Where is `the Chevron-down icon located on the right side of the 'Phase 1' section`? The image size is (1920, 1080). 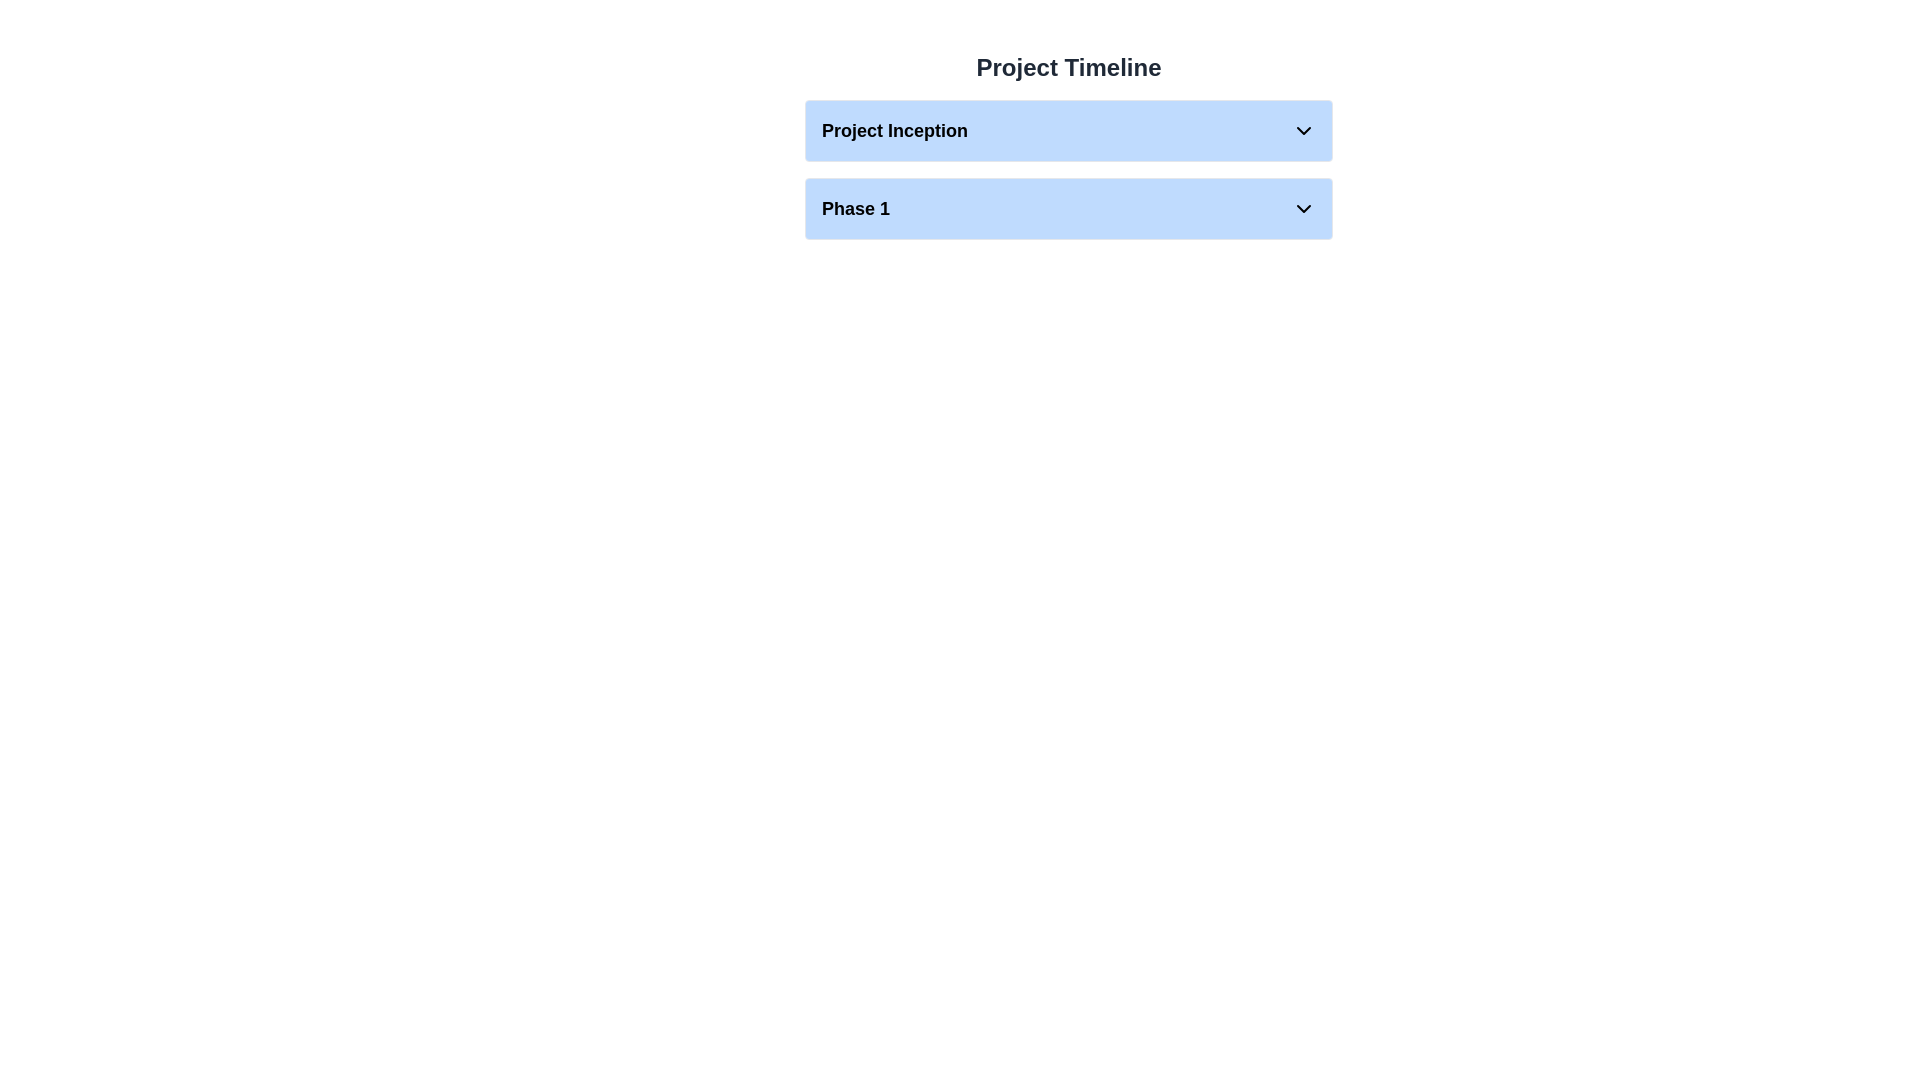 the Chevron-down icon located on the right side of the 'Phase 1' section is located at coordinates (1304, 208).